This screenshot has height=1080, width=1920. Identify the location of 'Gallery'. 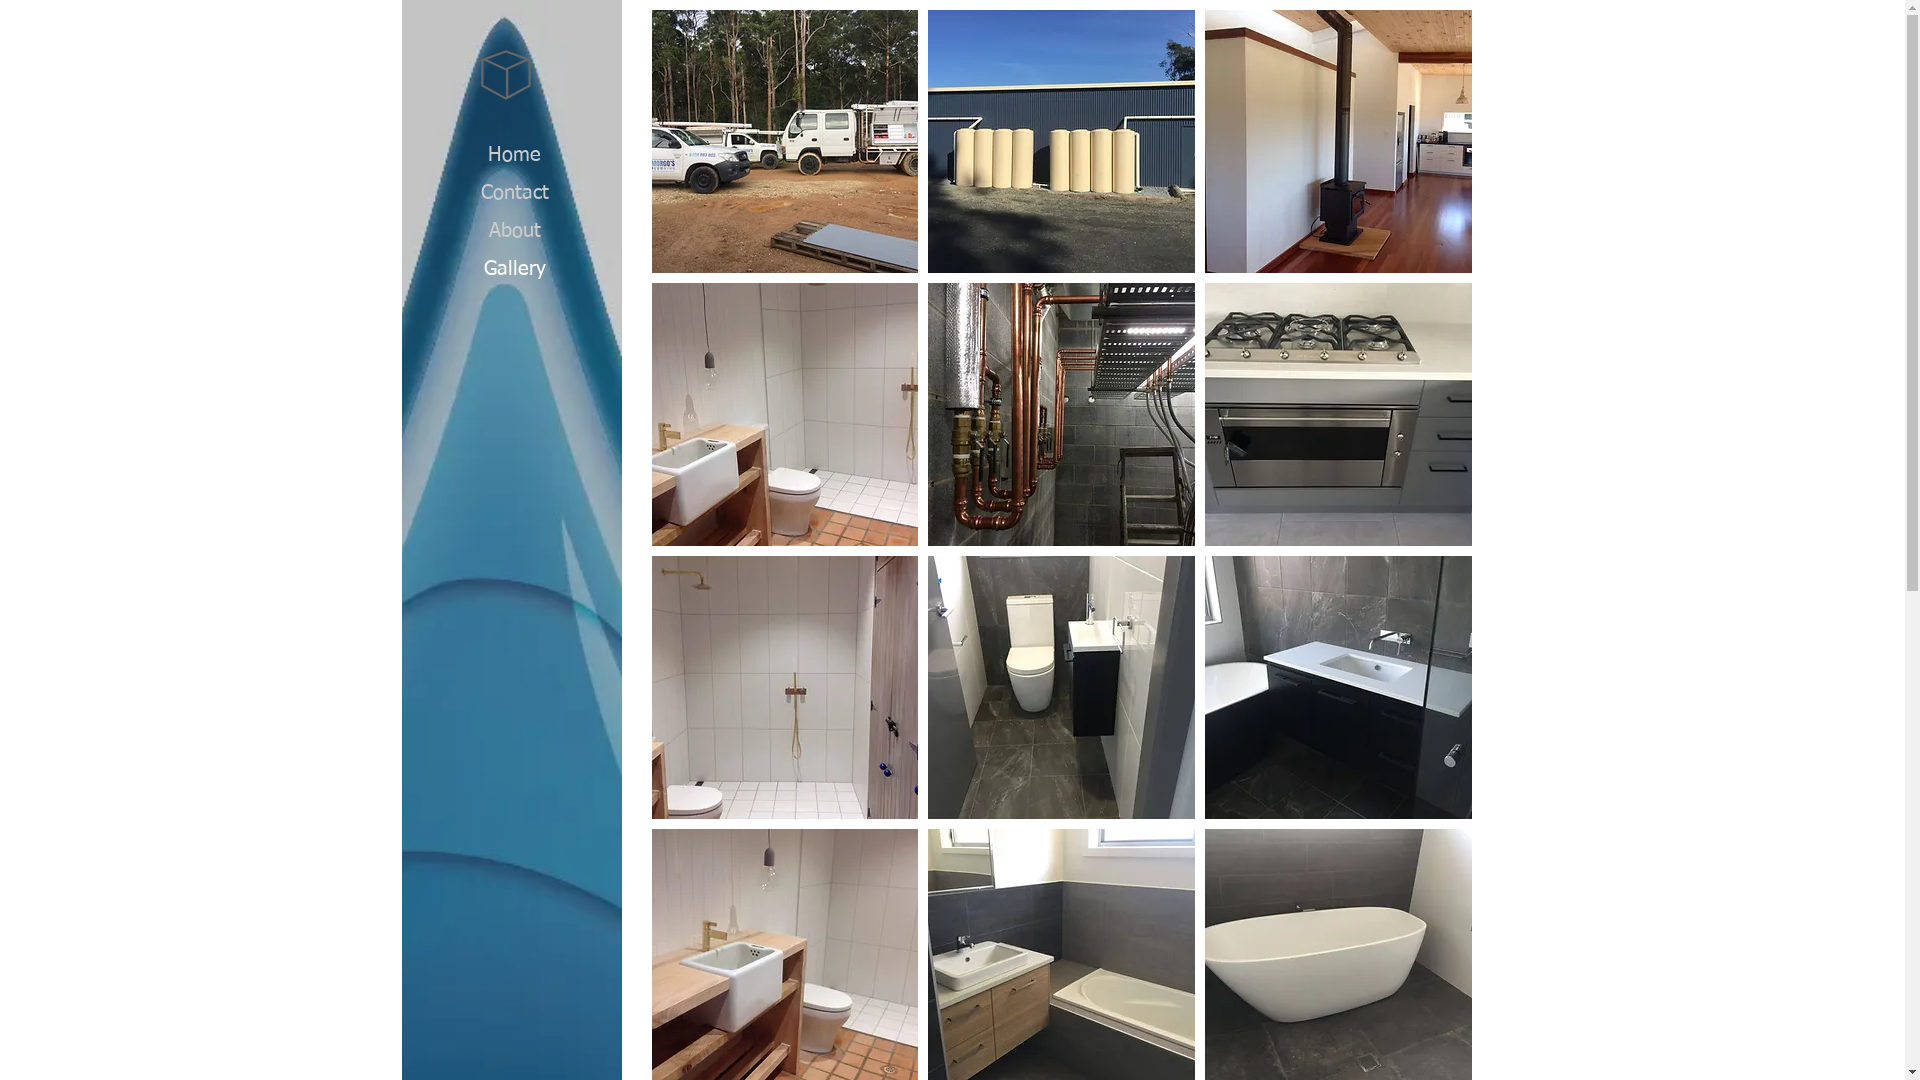
(514, 268).